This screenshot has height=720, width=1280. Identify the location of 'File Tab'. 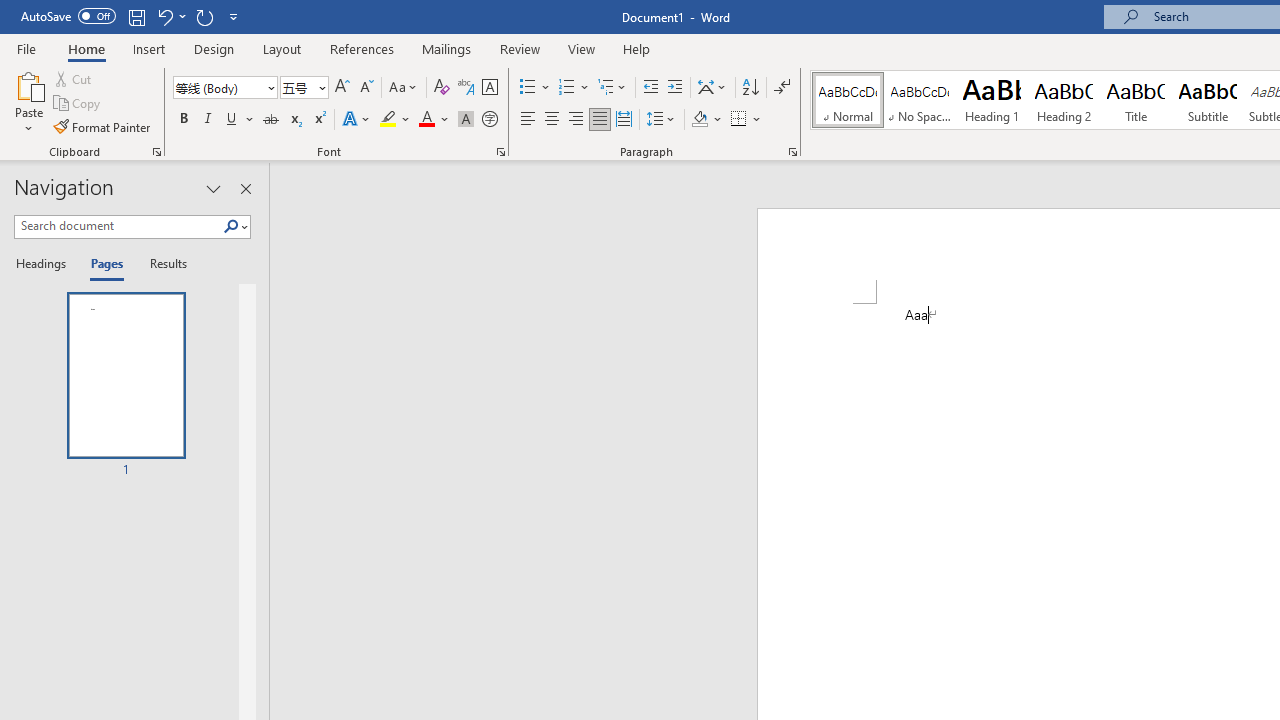
(26, 47).